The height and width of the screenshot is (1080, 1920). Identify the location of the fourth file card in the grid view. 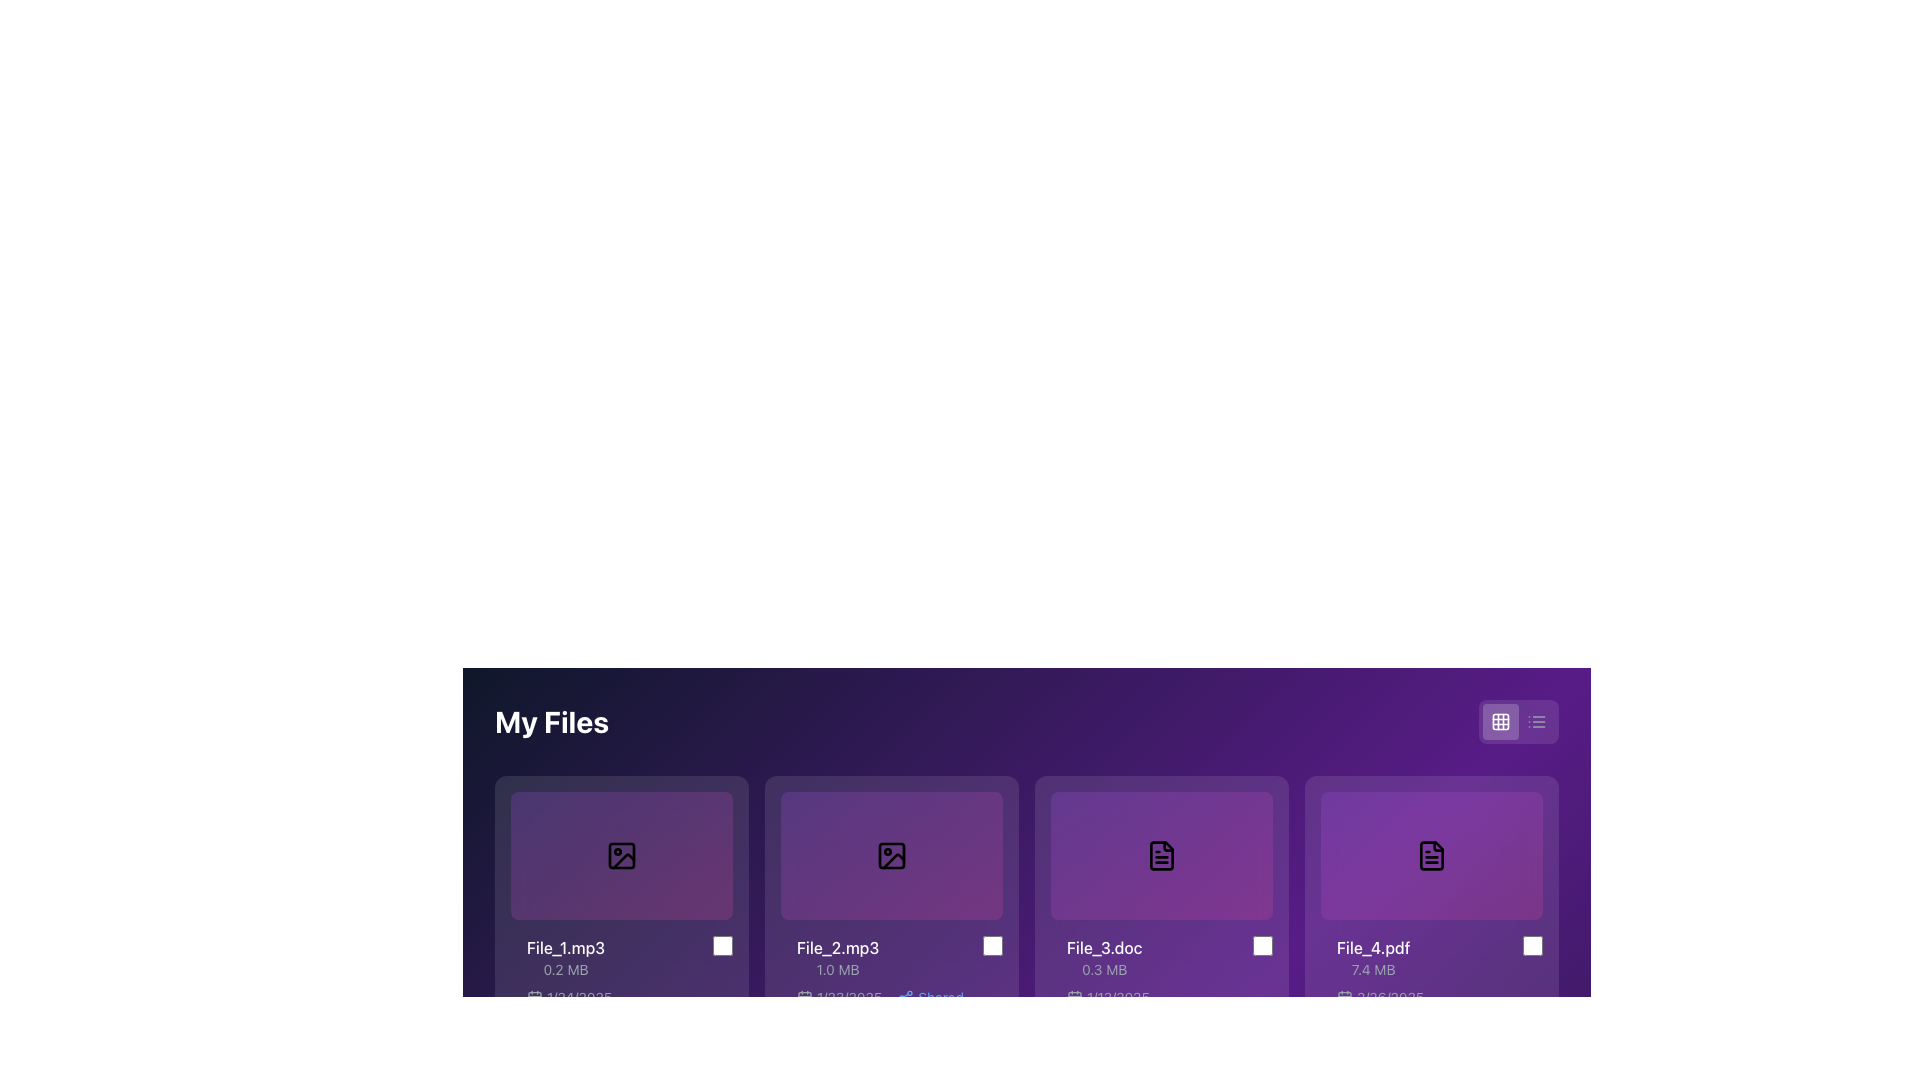
(1430, 898).